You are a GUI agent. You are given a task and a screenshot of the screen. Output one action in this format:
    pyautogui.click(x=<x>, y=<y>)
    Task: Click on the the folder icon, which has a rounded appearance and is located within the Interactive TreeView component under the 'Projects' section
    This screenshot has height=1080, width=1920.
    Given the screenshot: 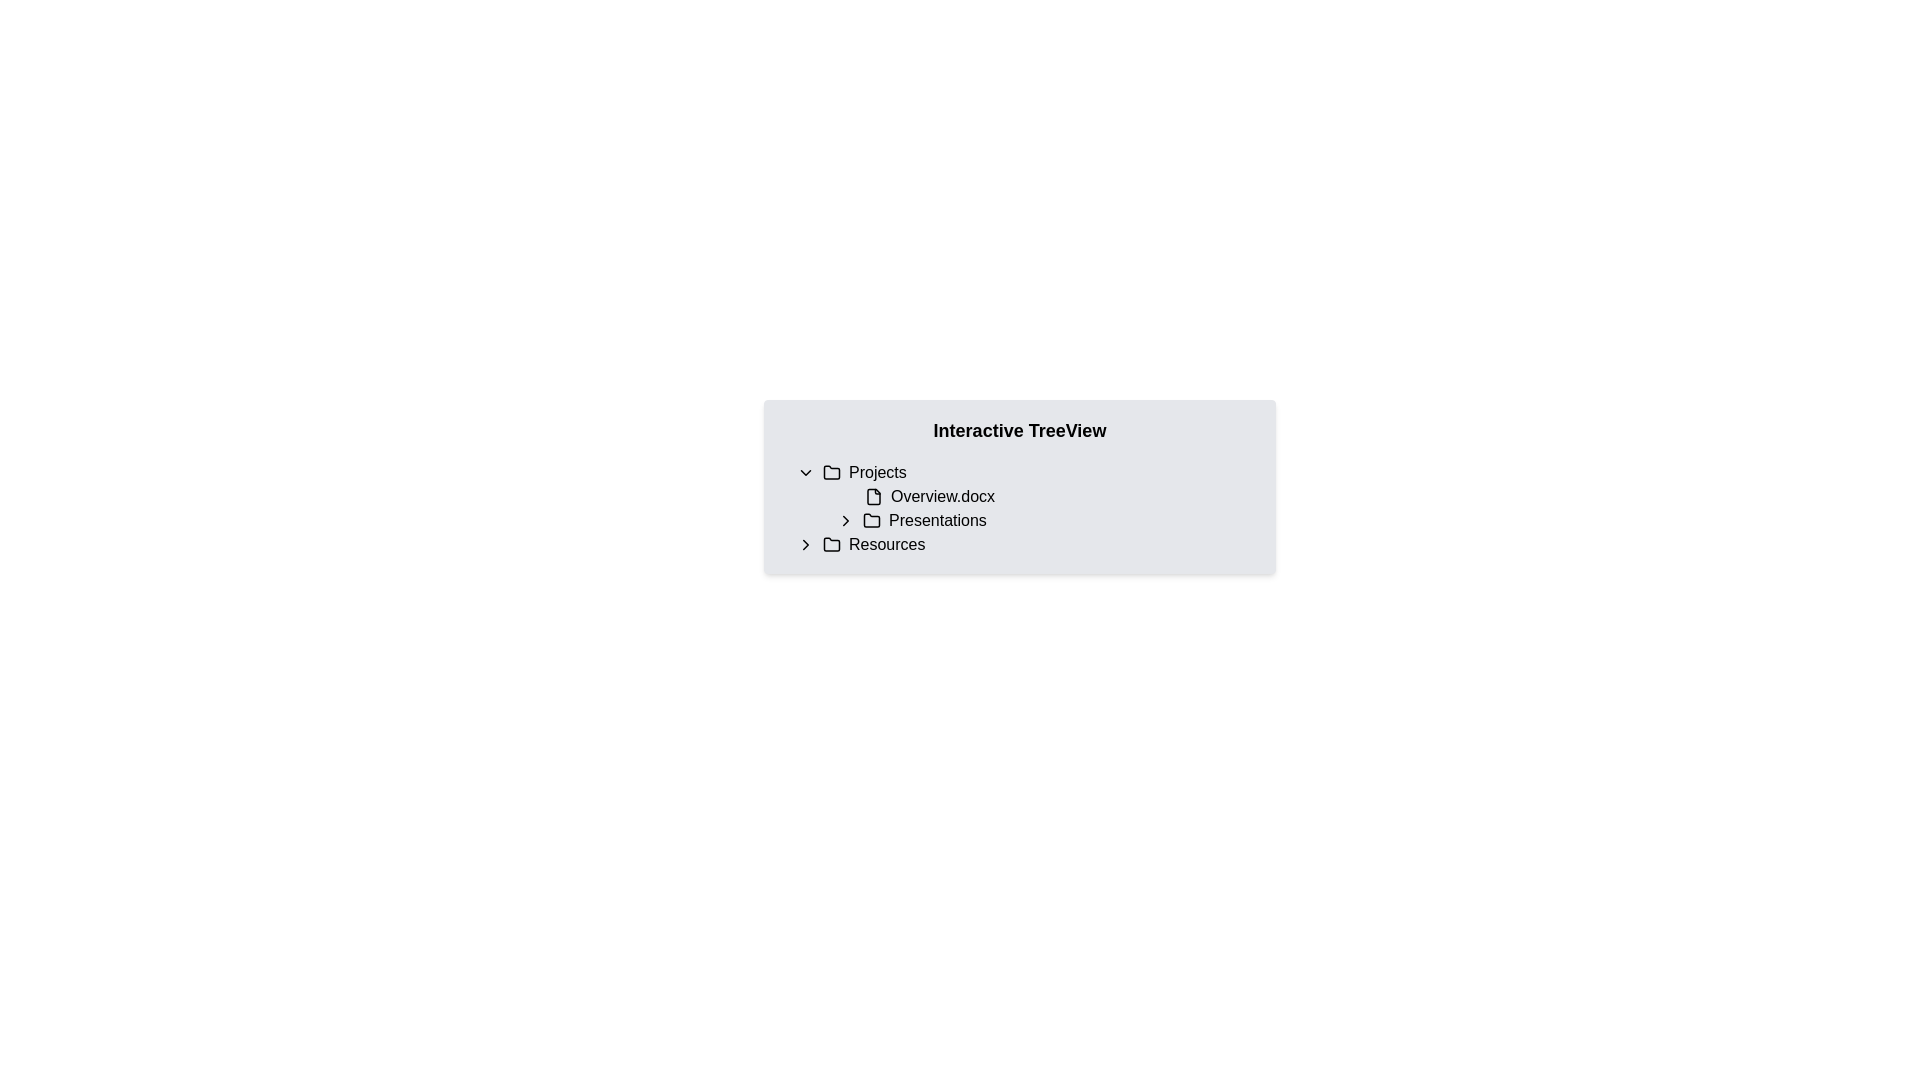 What is the action you would take?
    pyautogui.click(x=872, y=519)
    